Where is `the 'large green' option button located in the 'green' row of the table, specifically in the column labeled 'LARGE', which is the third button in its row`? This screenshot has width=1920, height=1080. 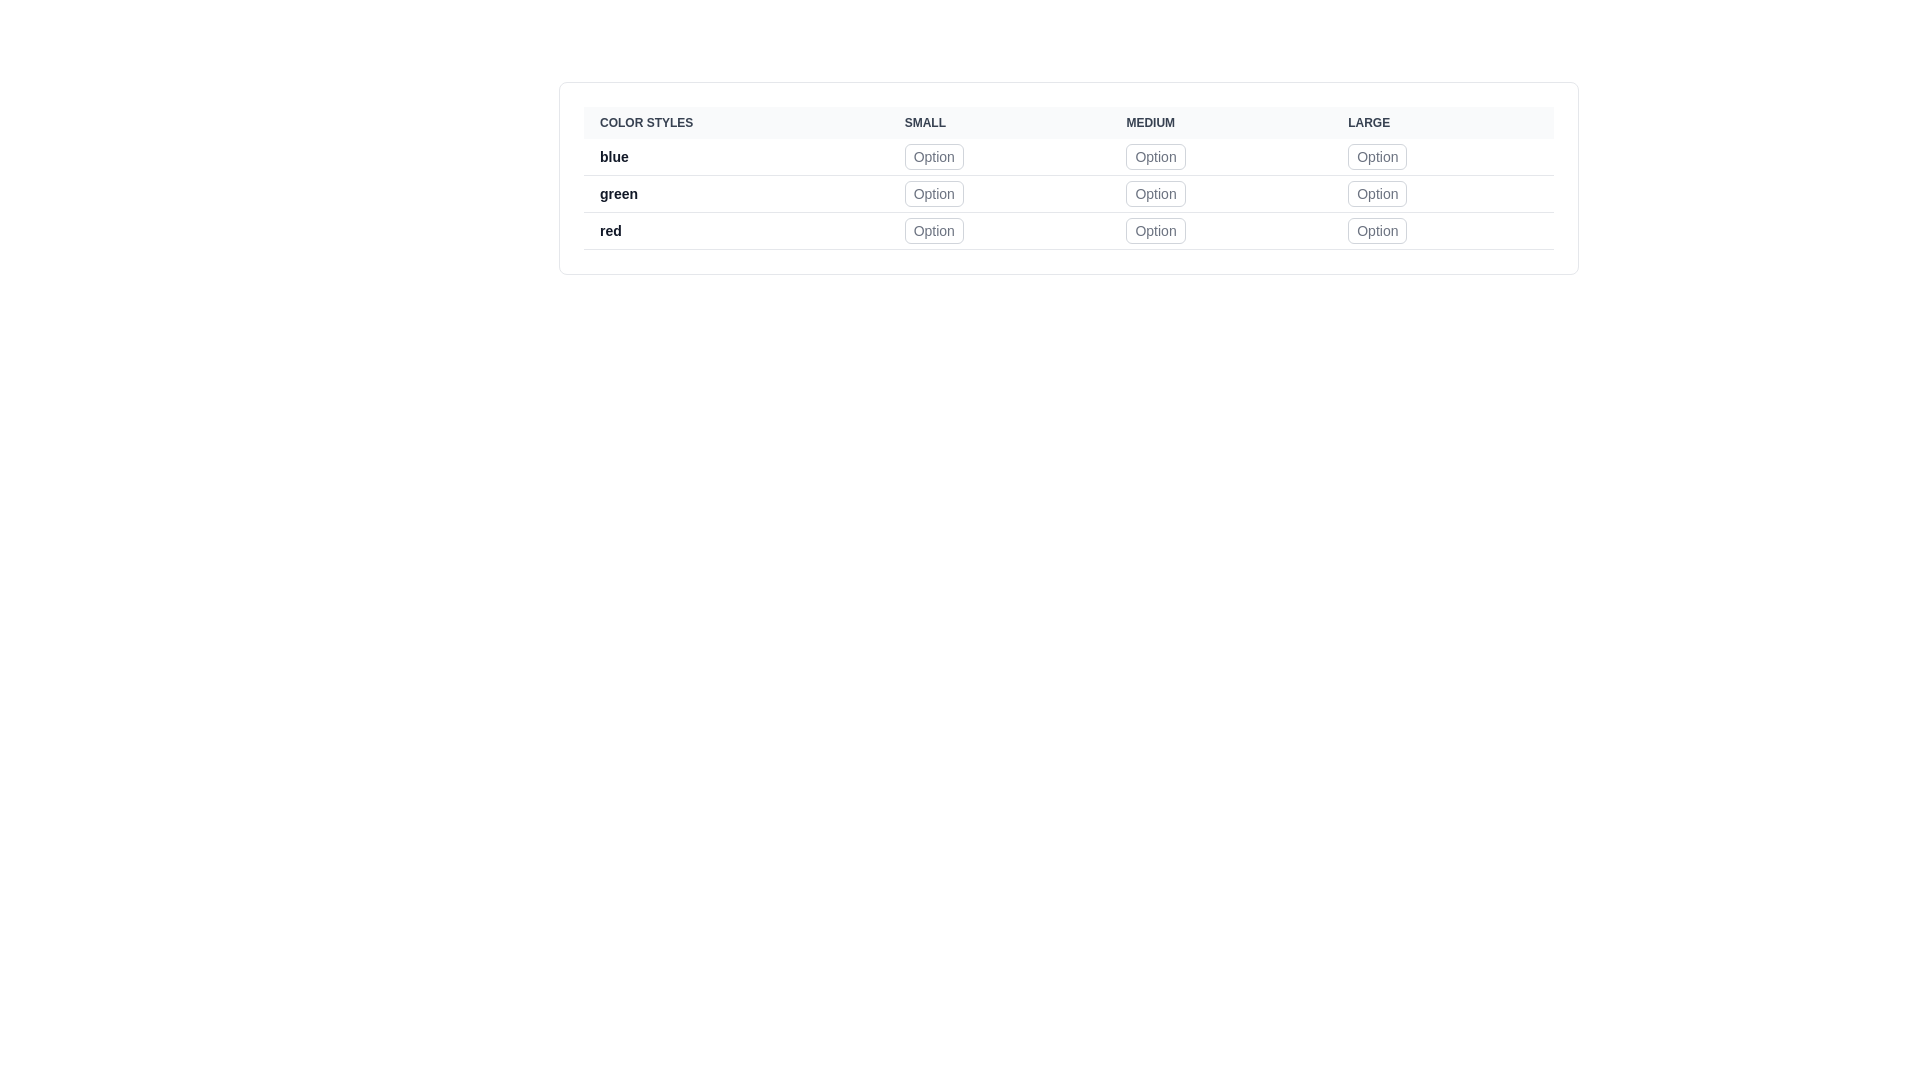 the 'large green' option button located in the 'green' row of the table, specifically in the column labeled 'LARGE', which is the third button in its row is located at coordinates (1376, 193).